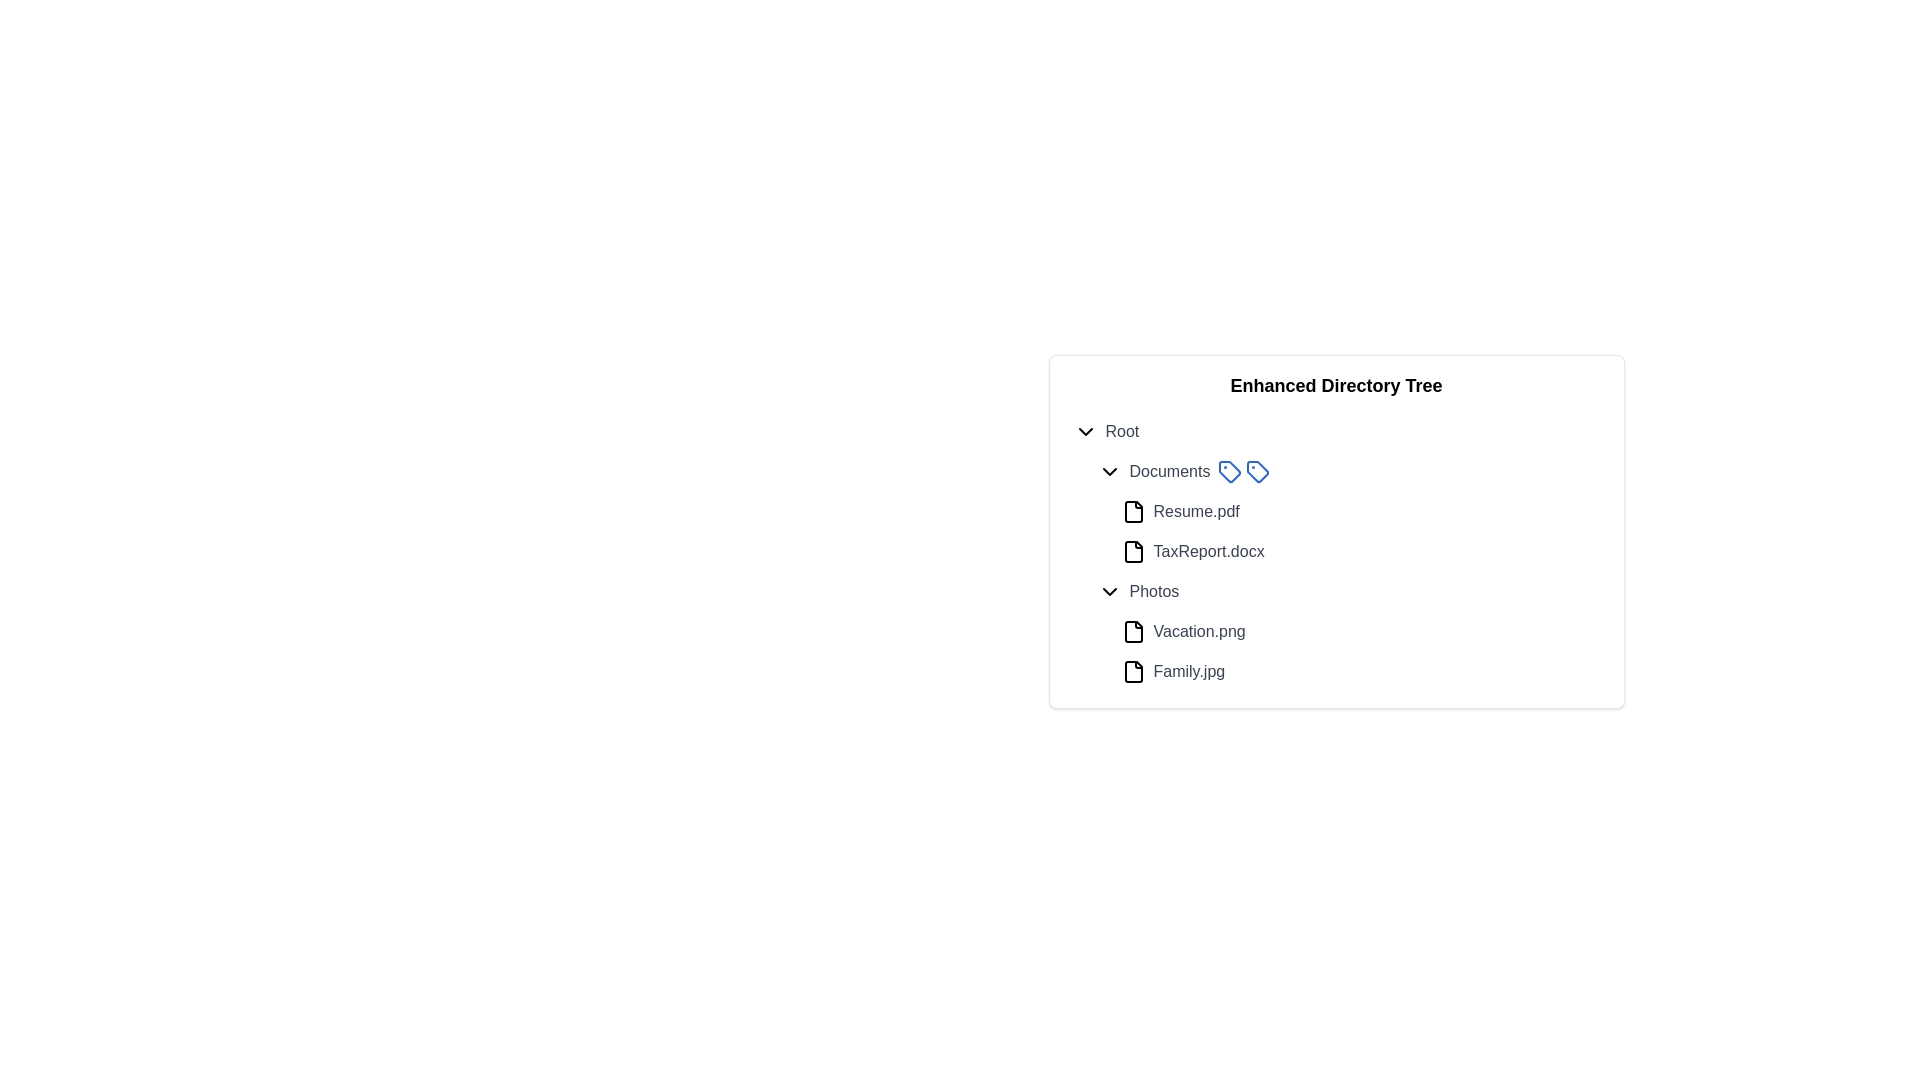 This screenshot has height=1080, width=1920. Describe the element at coordinates (1336, 385) in the screenshot. I see `static text element displaying 'Enhanced Directory Tree', which is styled in bold and larger font, positioned at the top of the directory section` at that location.